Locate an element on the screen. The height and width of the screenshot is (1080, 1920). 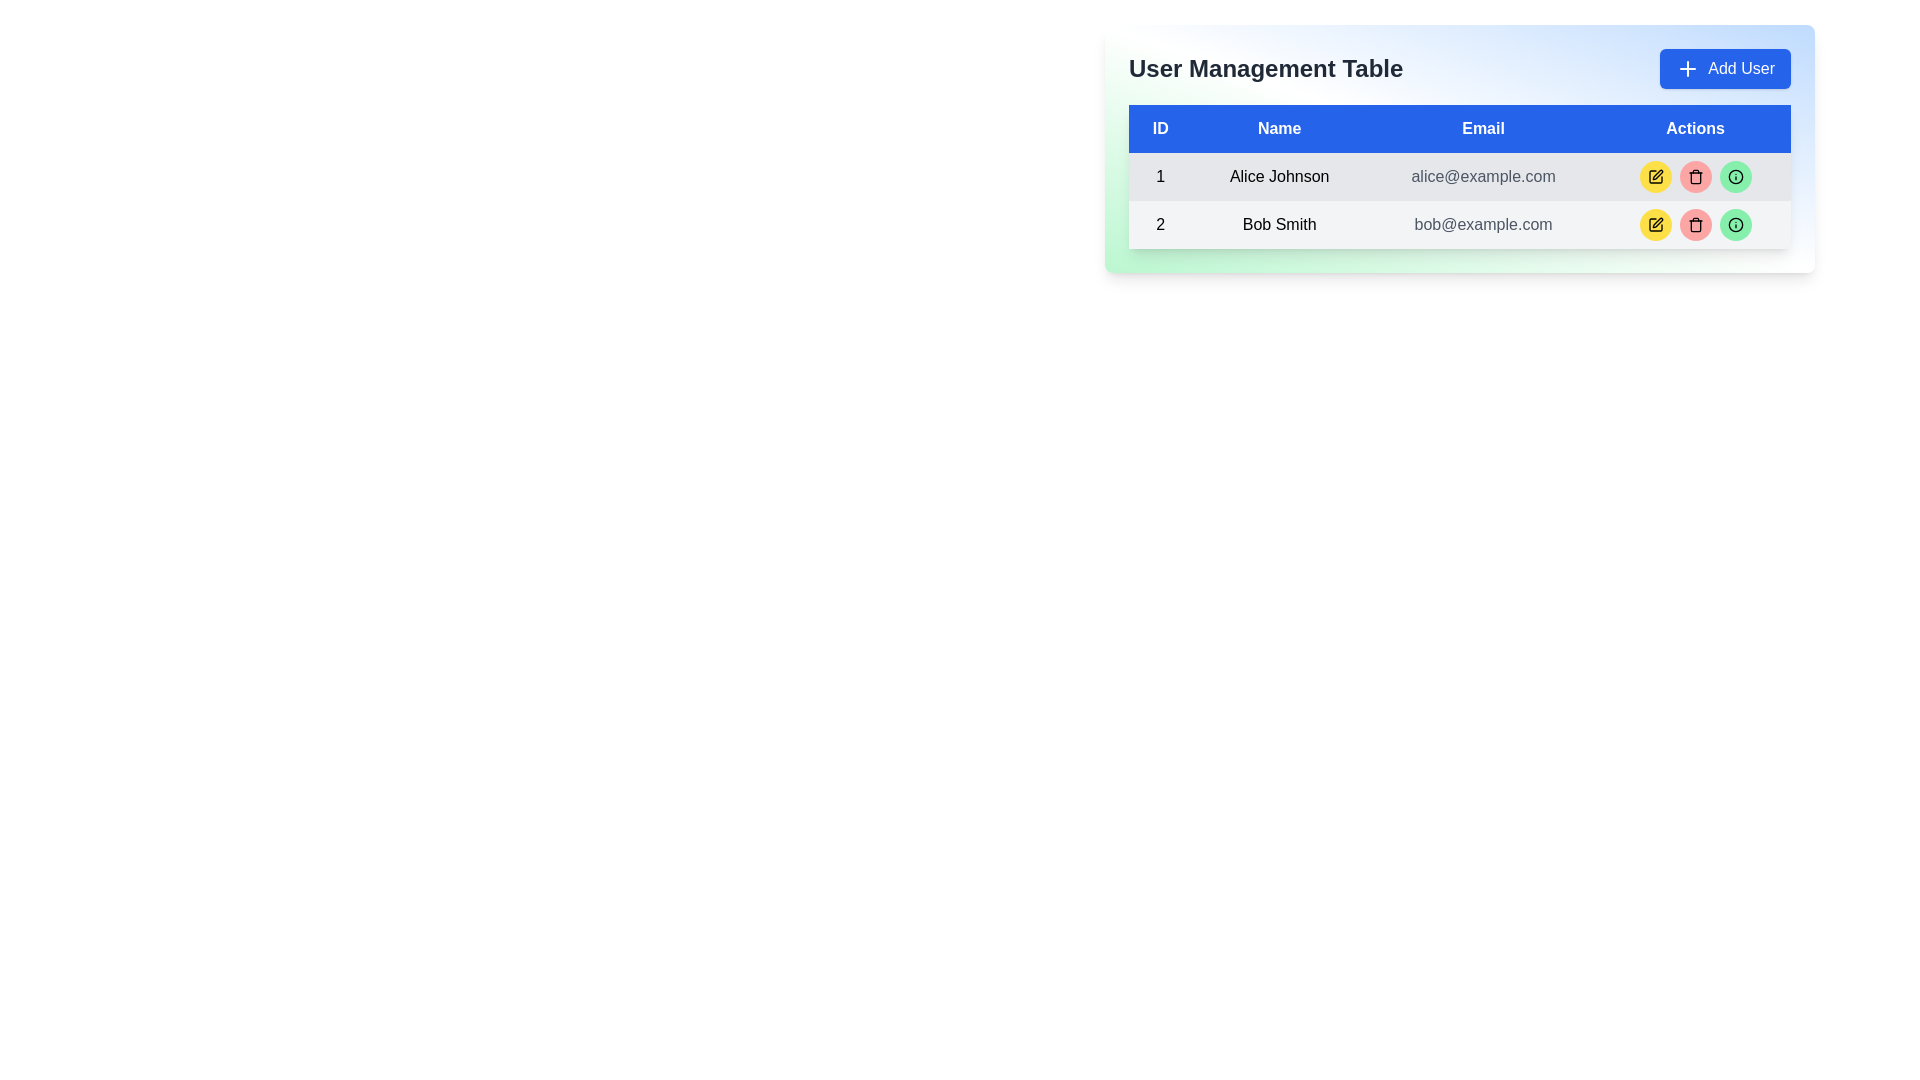
the small, circular yellow button with a pencil icon in the 'Actions' column of the first row of the user management table is located at coordinates (1655, 176).